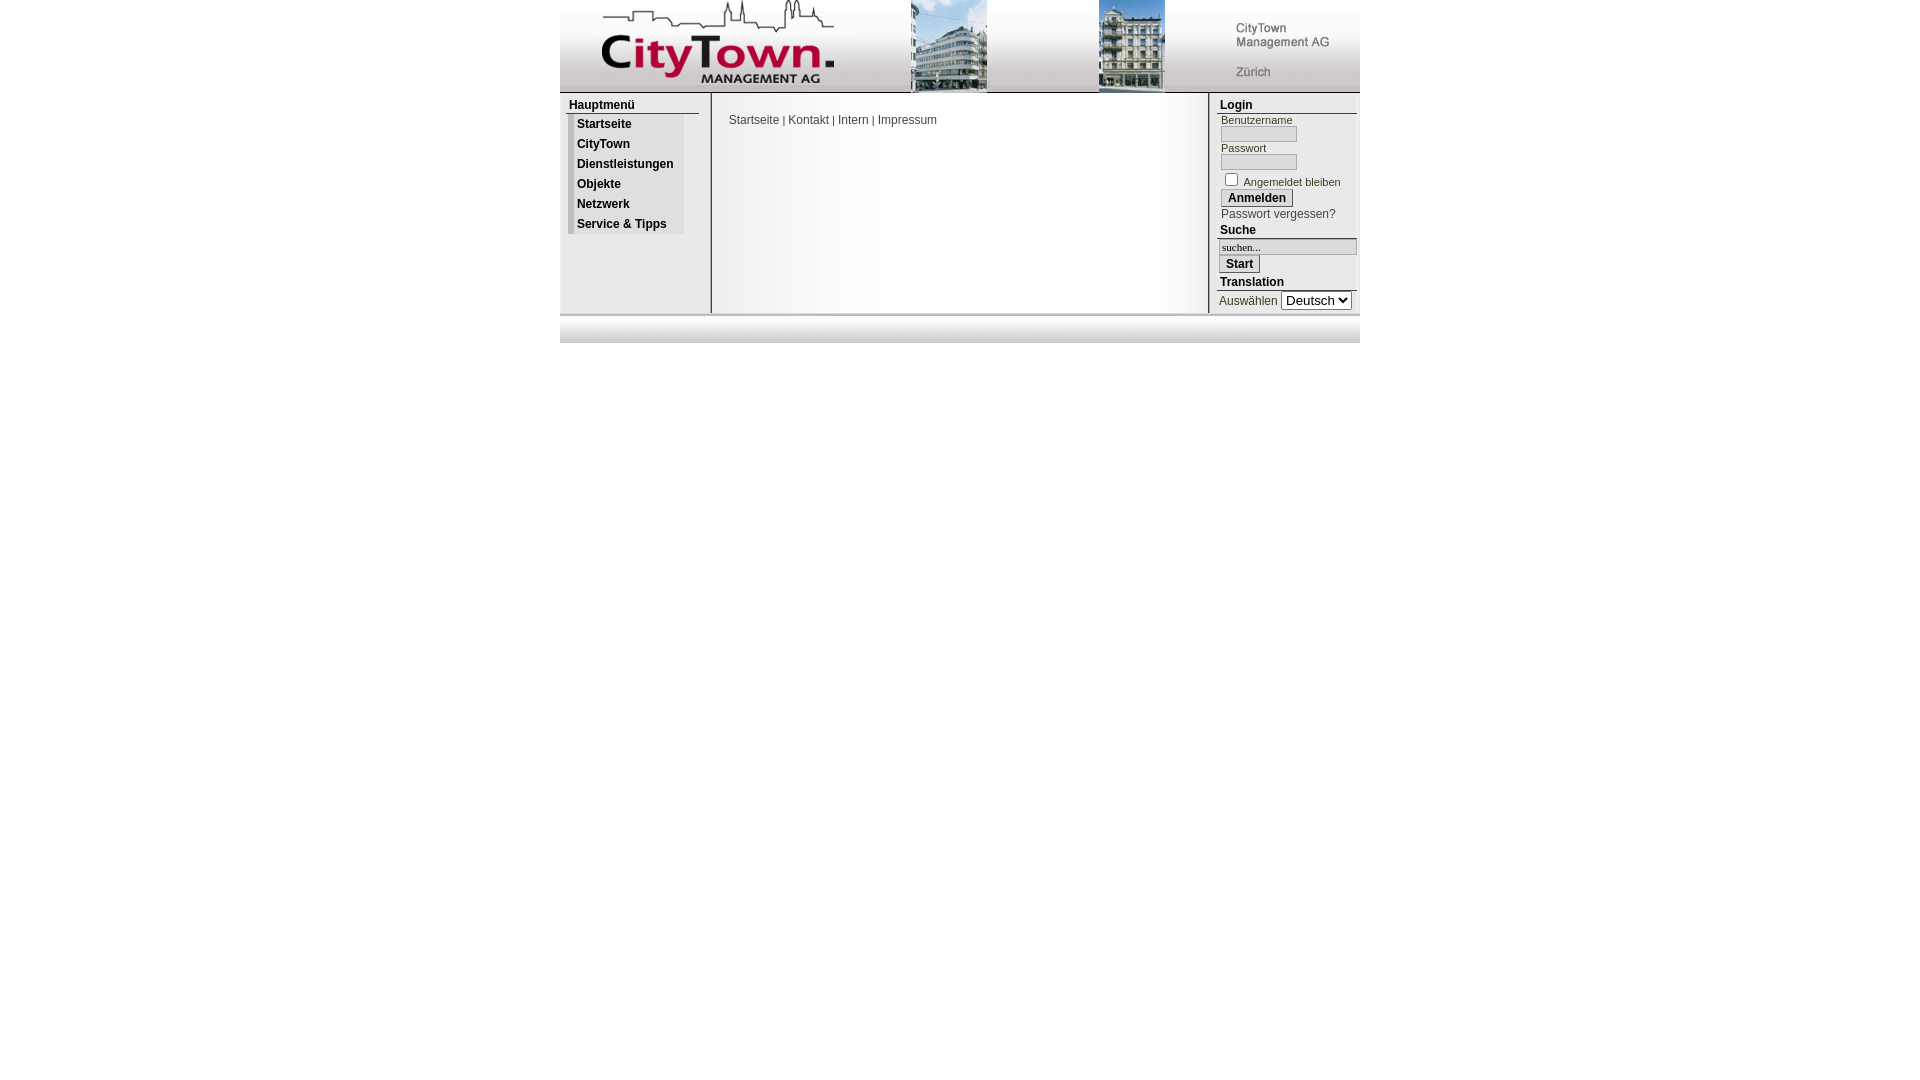  What do you see at coordinates (838, 119) in the screenshot?
I see `'Intern'` at bounding box center [838, 119].